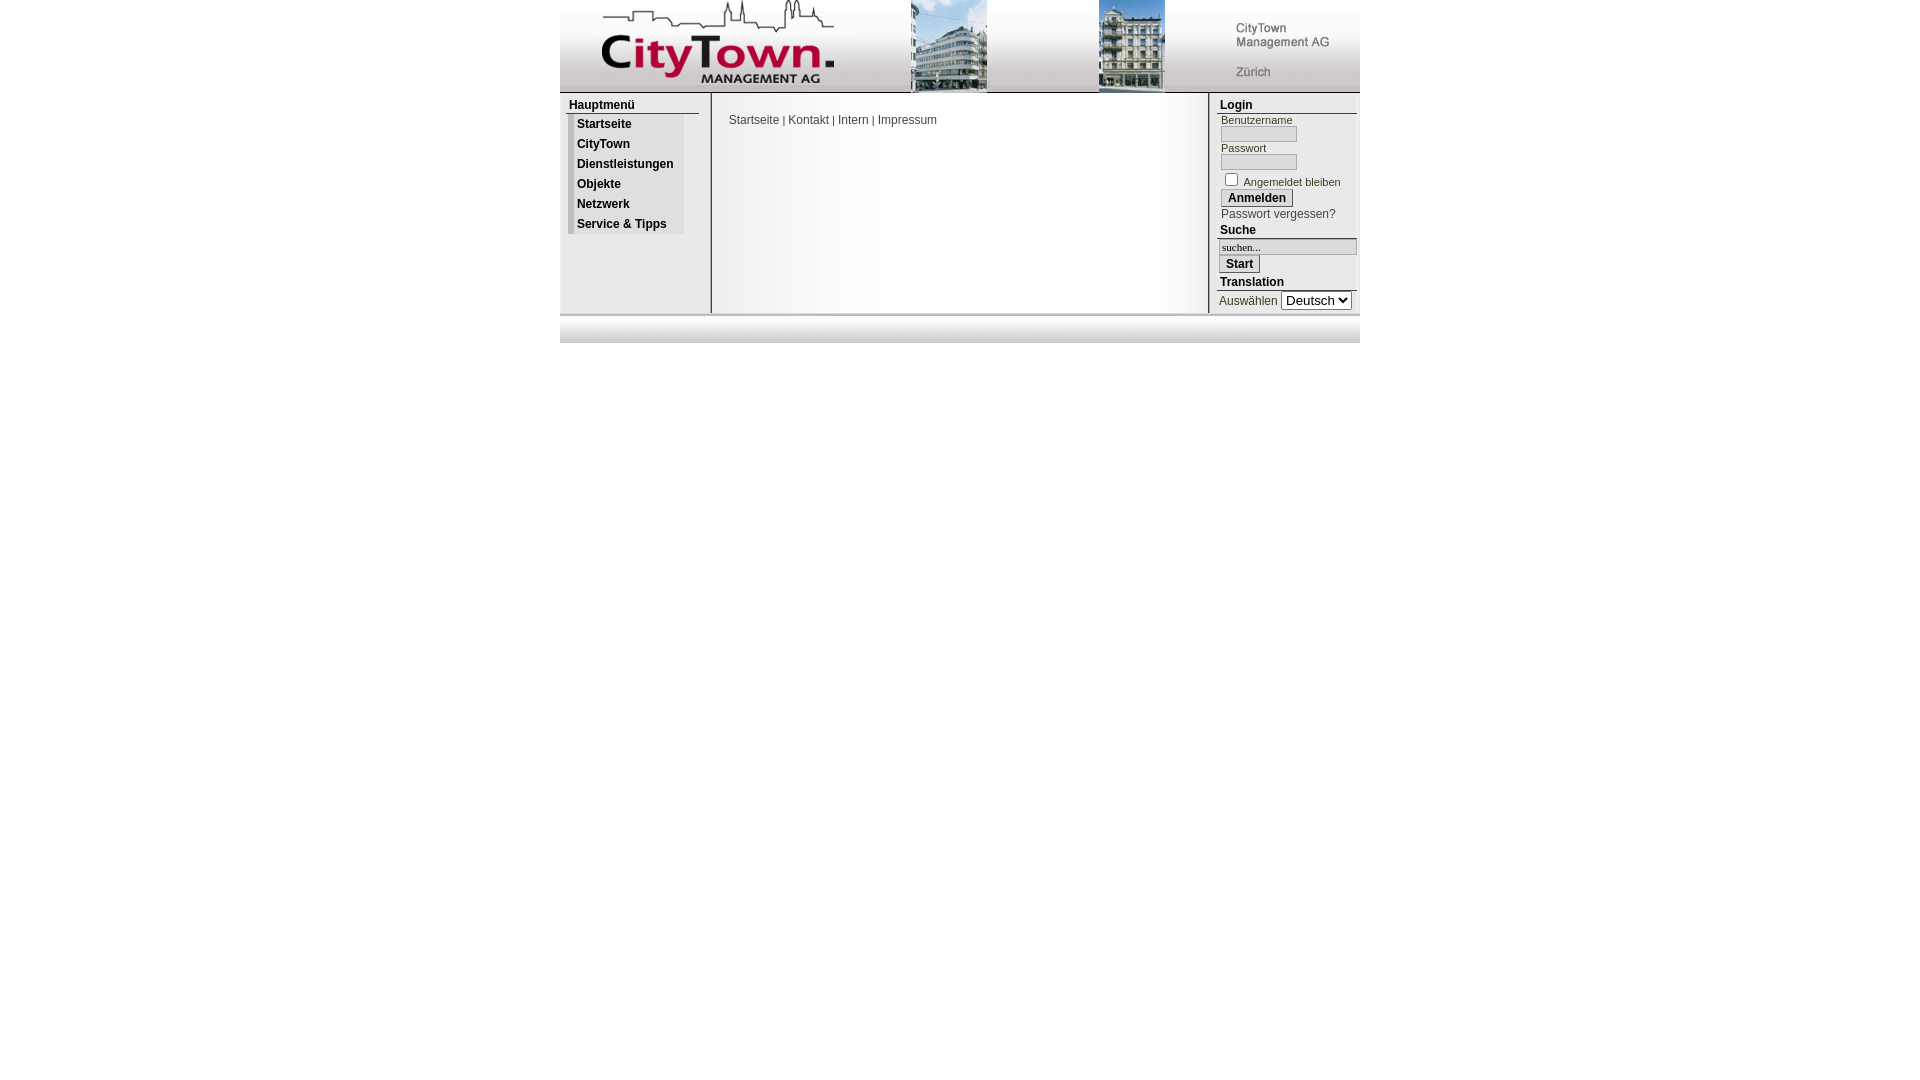  What do you see at coordinates (838, 119) in the screenshot?
I see `'Intern'` at bounding box center [838, 119].